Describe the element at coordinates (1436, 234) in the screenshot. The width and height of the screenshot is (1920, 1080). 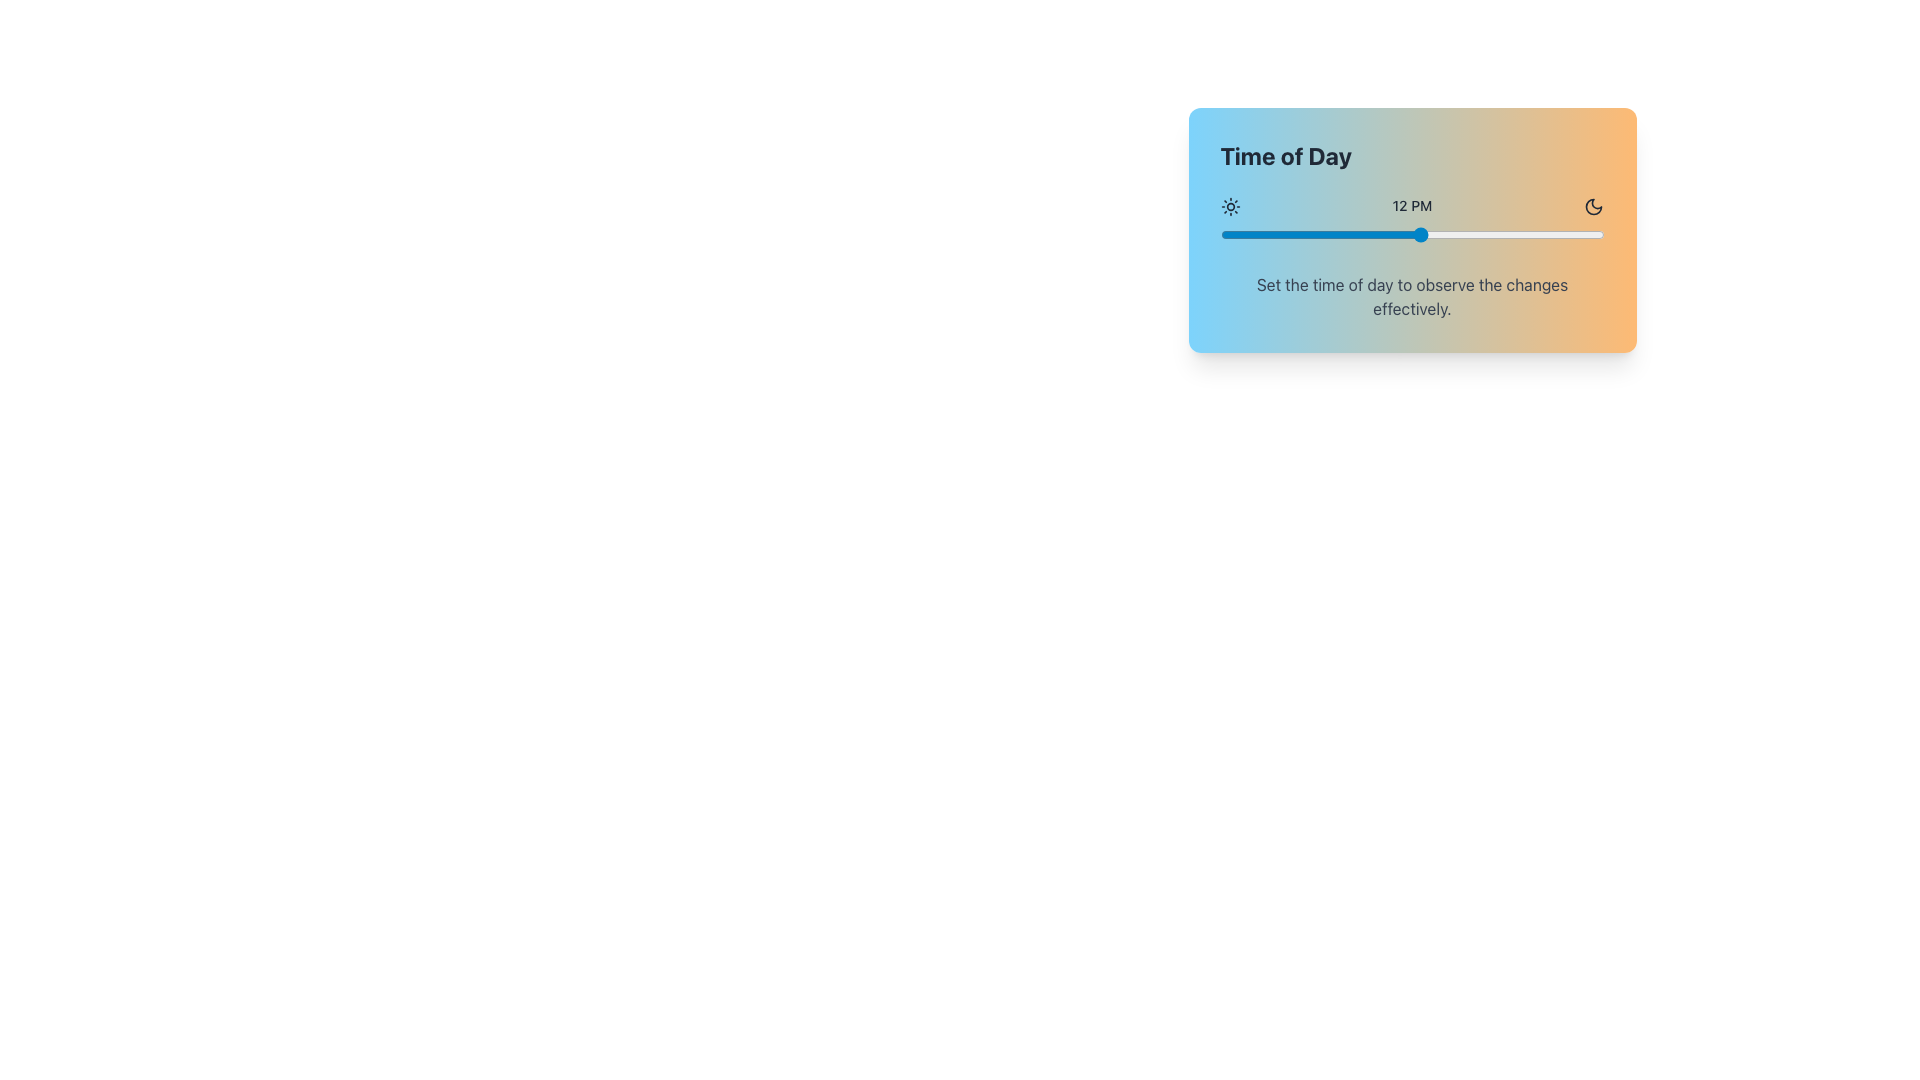
I see `the slider value` at that location.